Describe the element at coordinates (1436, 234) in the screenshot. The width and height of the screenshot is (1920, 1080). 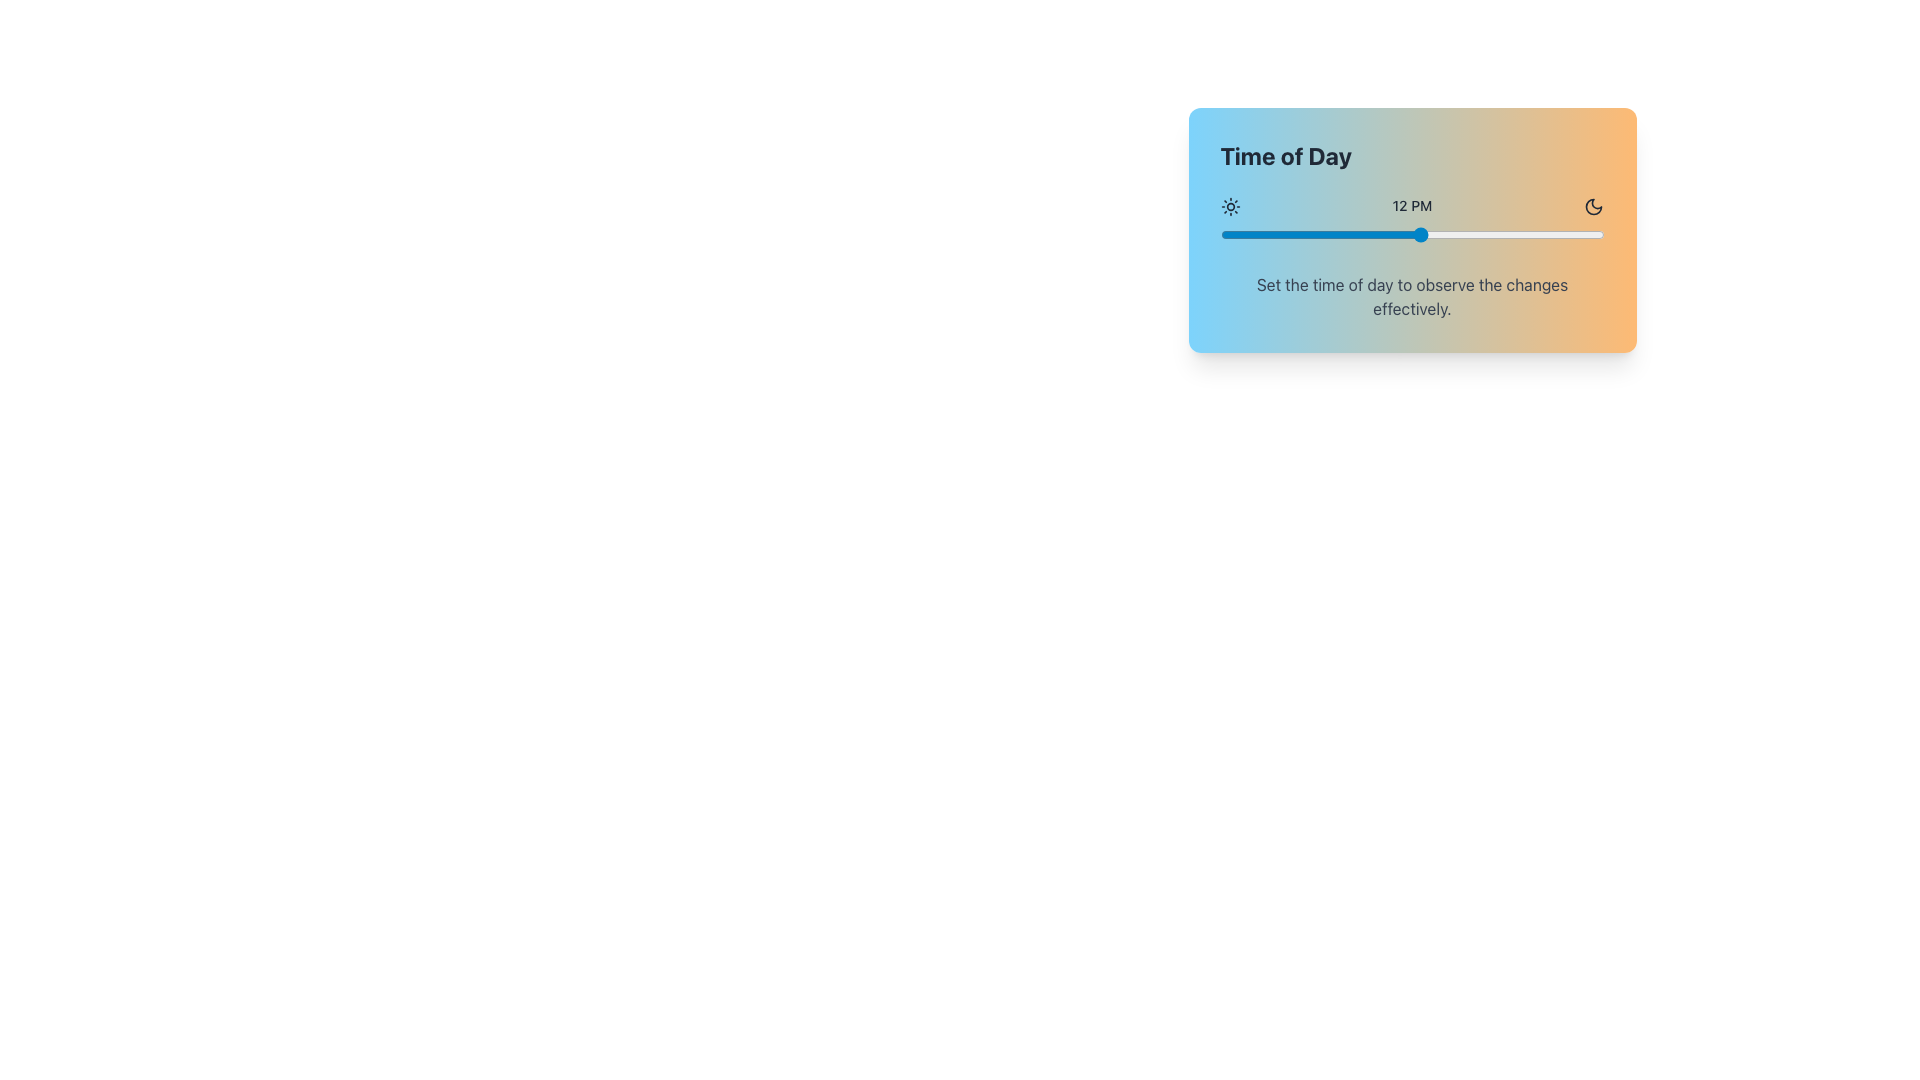
I see `the slider value` at that location.